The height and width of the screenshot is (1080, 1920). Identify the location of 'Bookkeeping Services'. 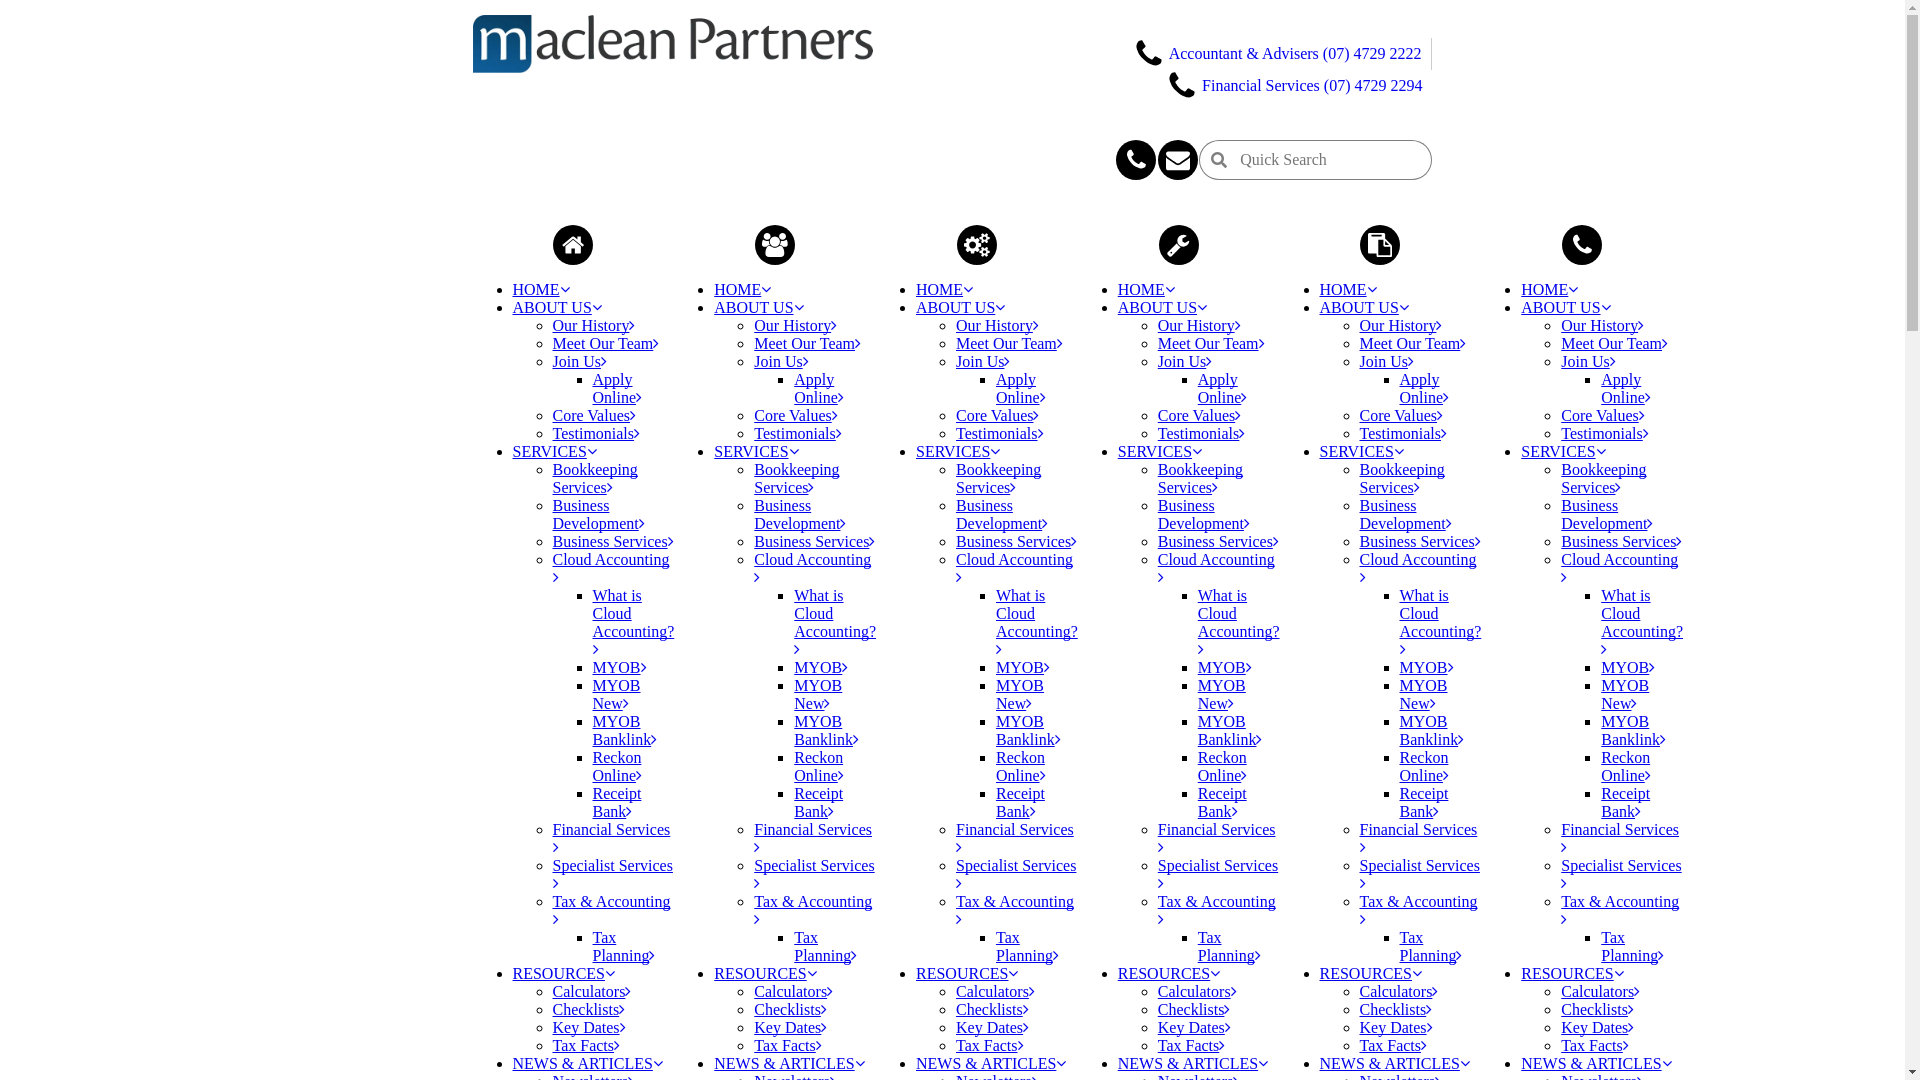
(998, 478).